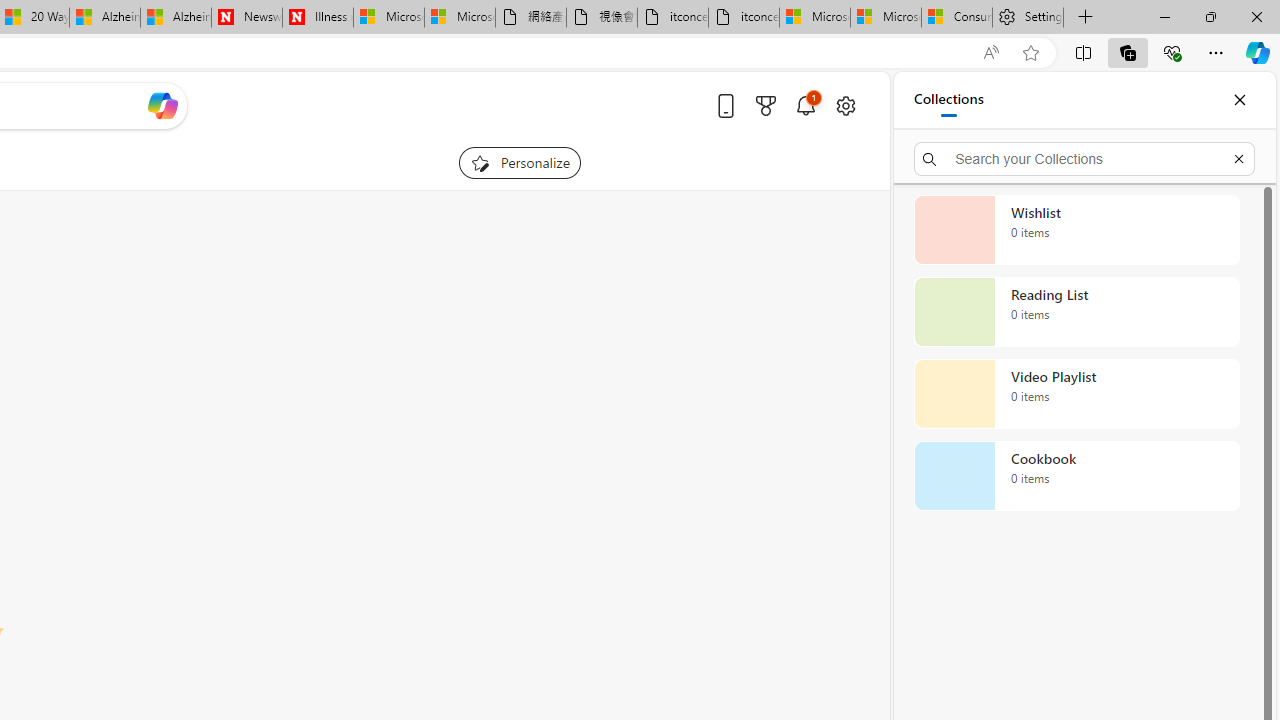 Image resolution: width=1280 pixels, height=720 pixels. I want to click on 'Cookbook collection, 0 items', so click(1076, 475).